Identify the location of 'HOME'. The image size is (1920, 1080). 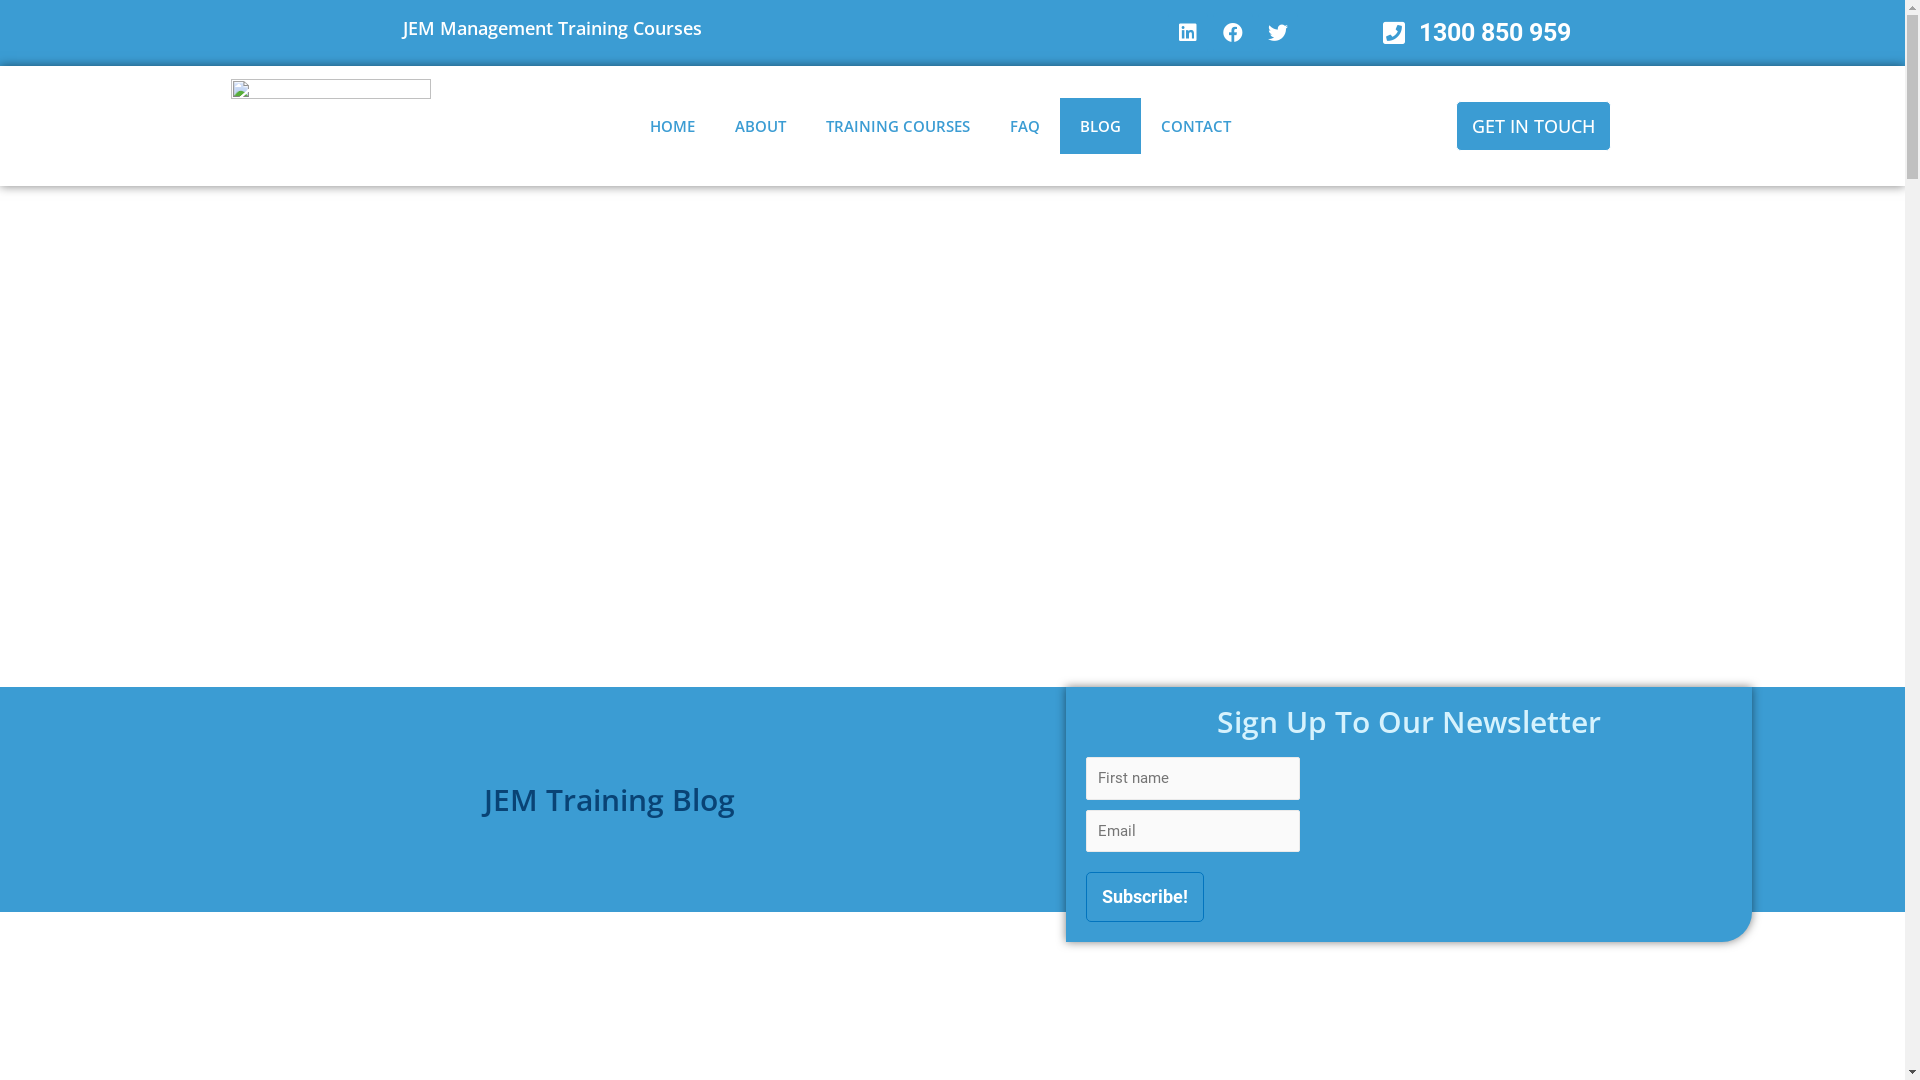
(672, 126).